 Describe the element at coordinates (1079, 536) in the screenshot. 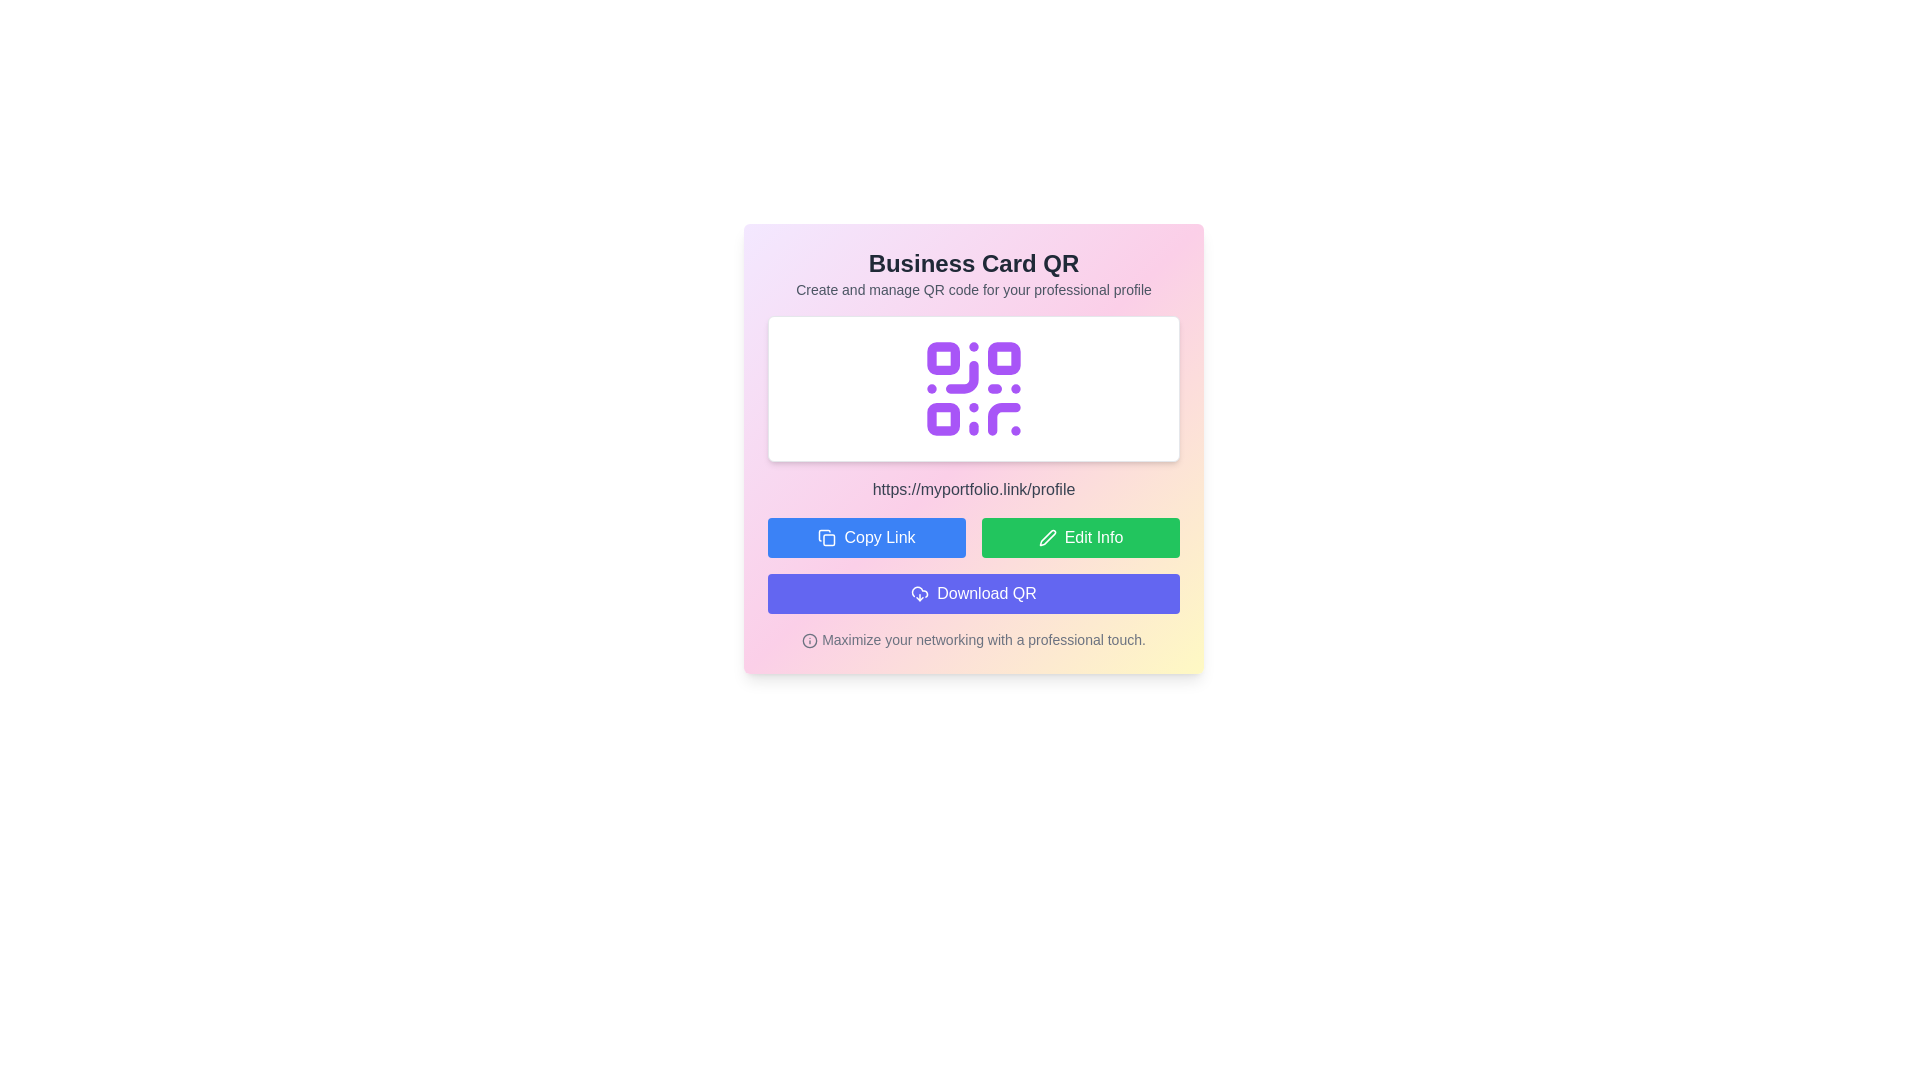

I see `the edit button, which is the second button in a row of two, located to the right of the blue 'Copy Link' button` at that location.